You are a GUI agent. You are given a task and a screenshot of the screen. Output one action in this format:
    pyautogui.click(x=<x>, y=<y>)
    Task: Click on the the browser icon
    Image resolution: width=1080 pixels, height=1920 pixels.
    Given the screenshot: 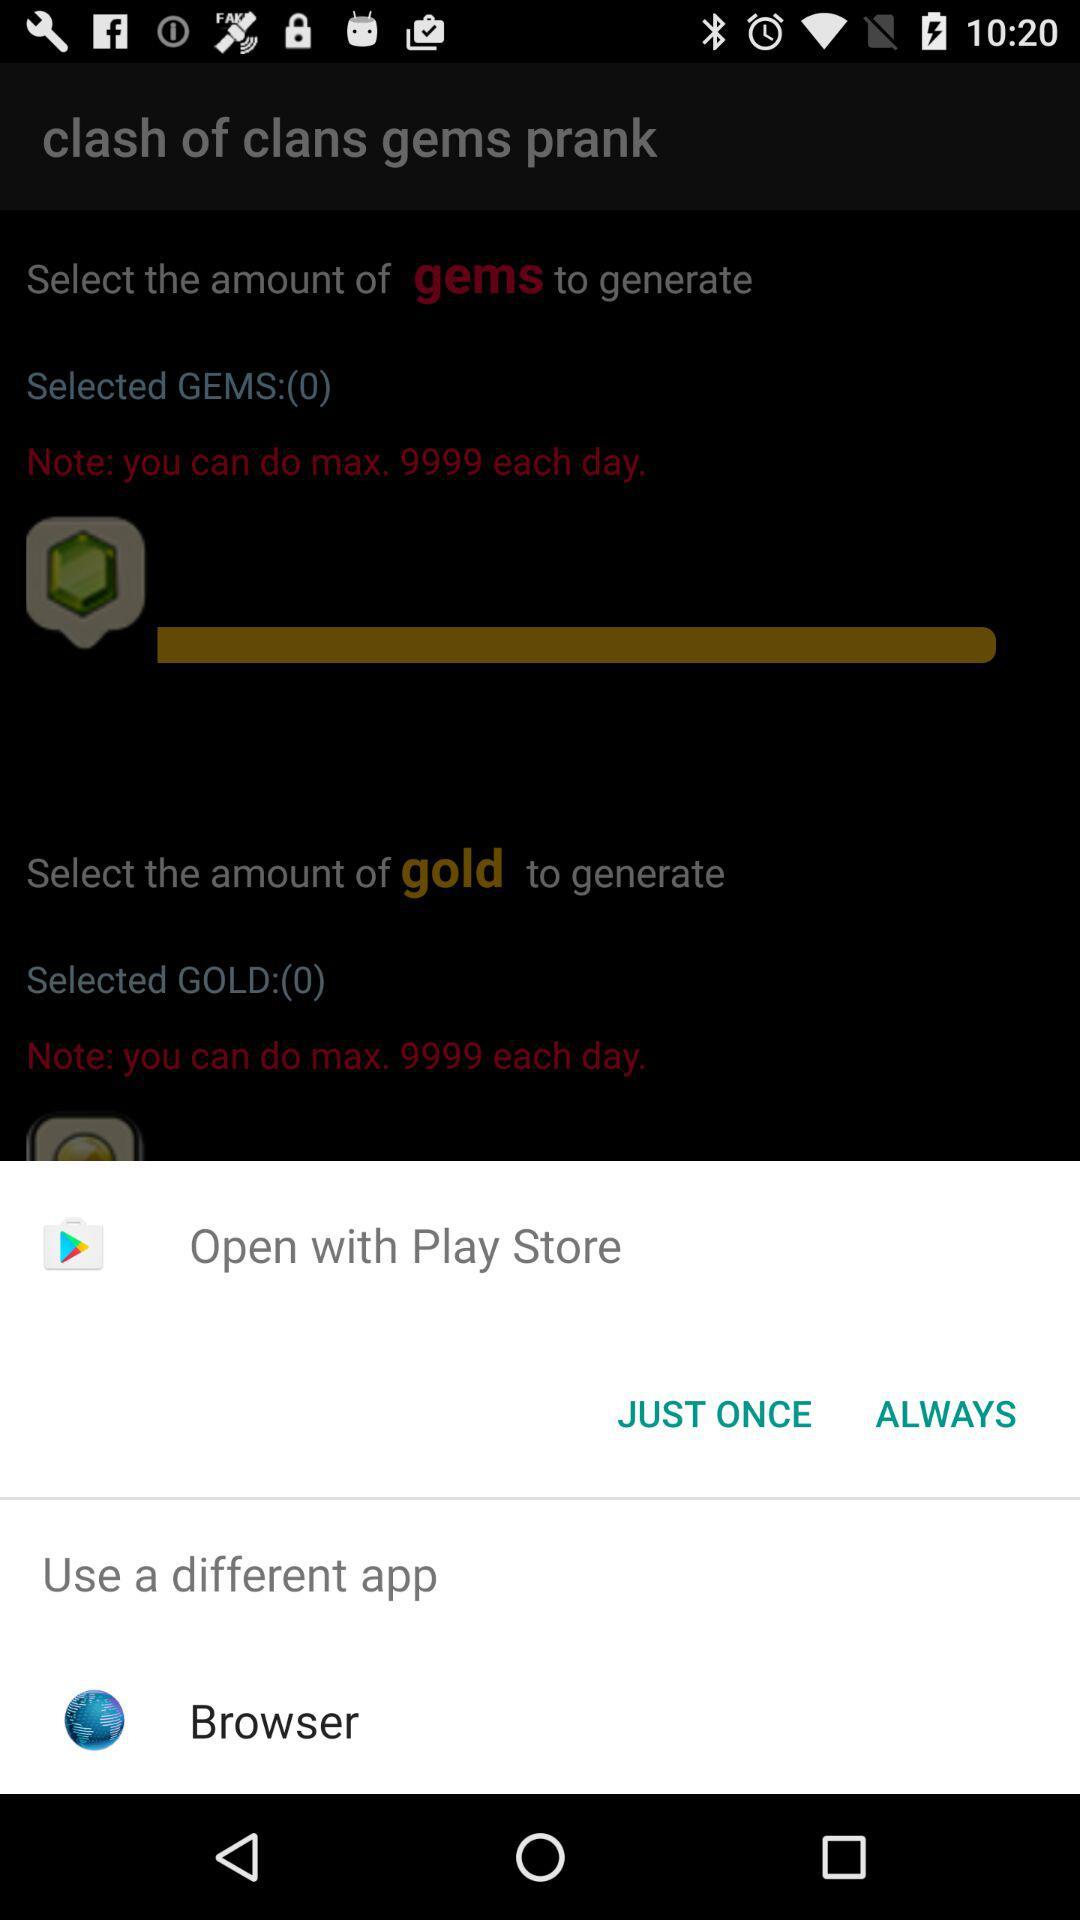 What is the action you would take?
    pyautogui.click(x=274, y=1719)
    